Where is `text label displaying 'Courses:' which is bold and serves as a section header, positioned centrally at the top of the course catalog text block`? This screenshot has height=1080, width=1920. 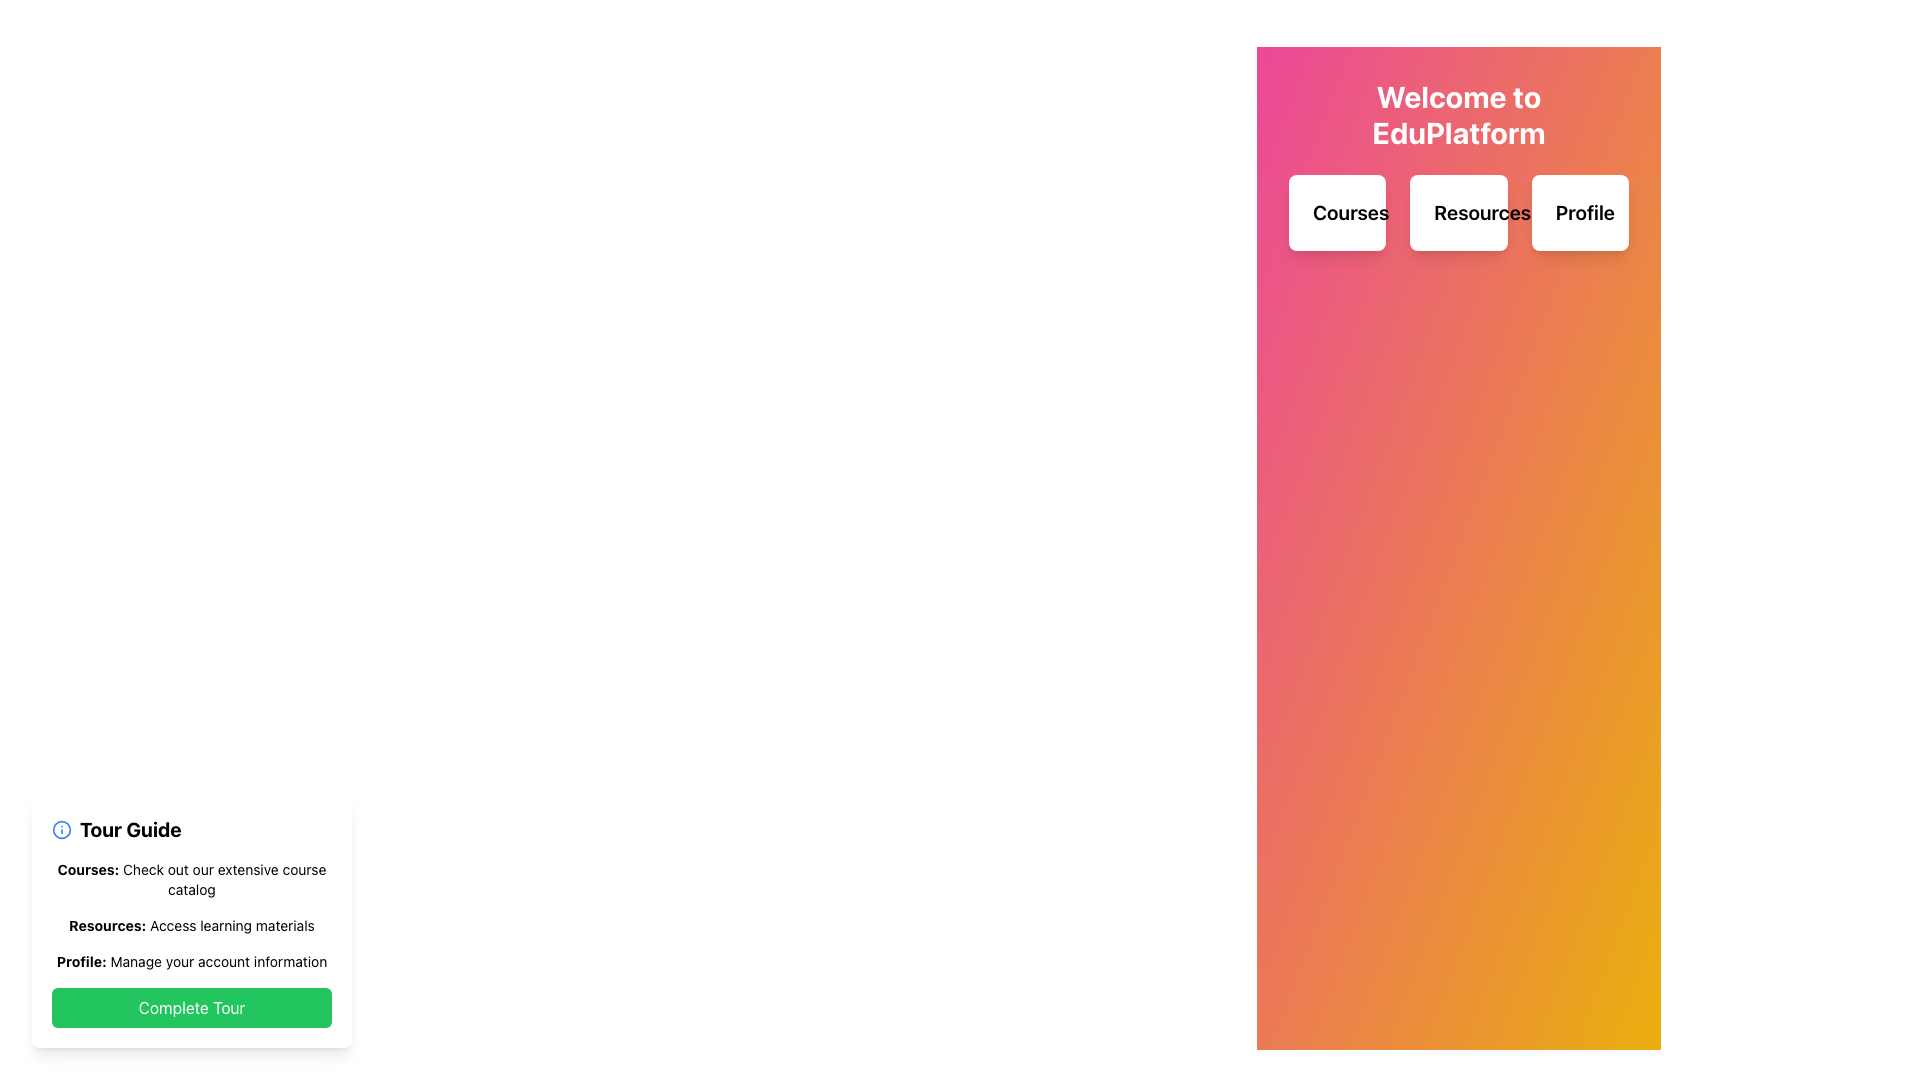 text label displaying 'Courses:' which is bold and serves as a section header, positioned centrally at the top of the course catalog text block is located at coordinates (87, 868).